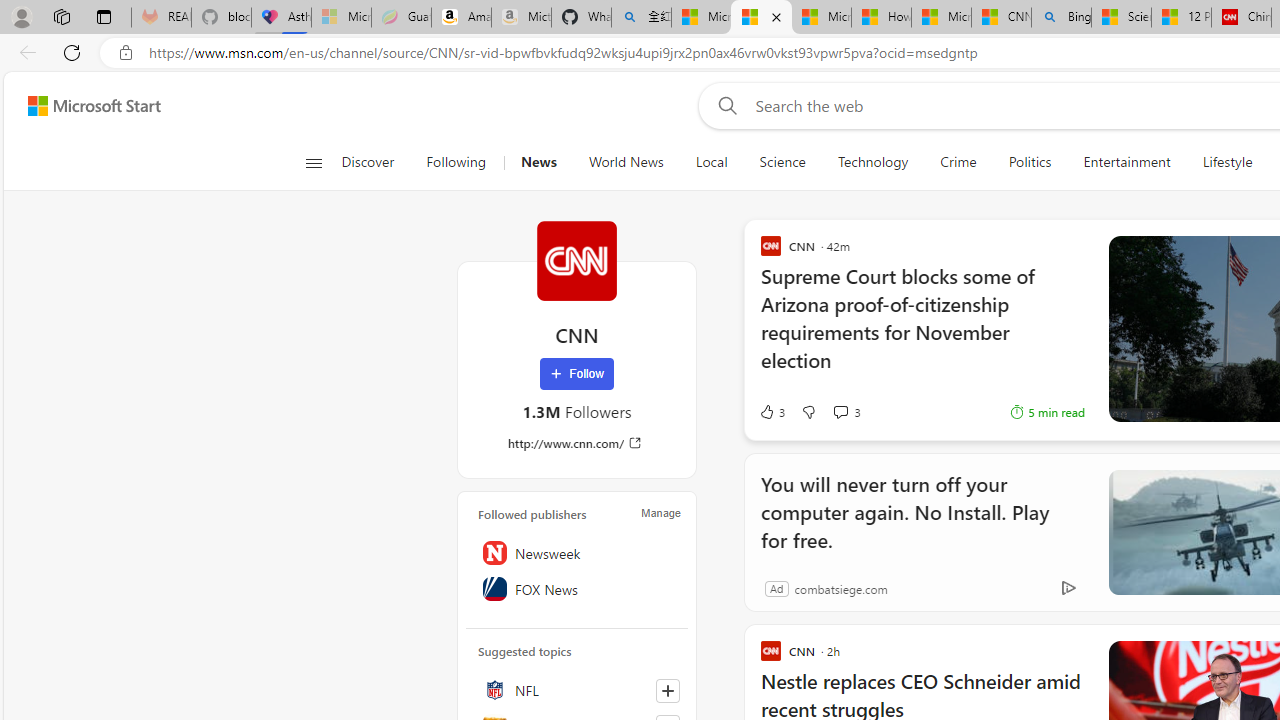 Image resolution: width=1280 pixels, height=720 pixels. I want to click on 'Class: button-glyph', so click(312, 162).